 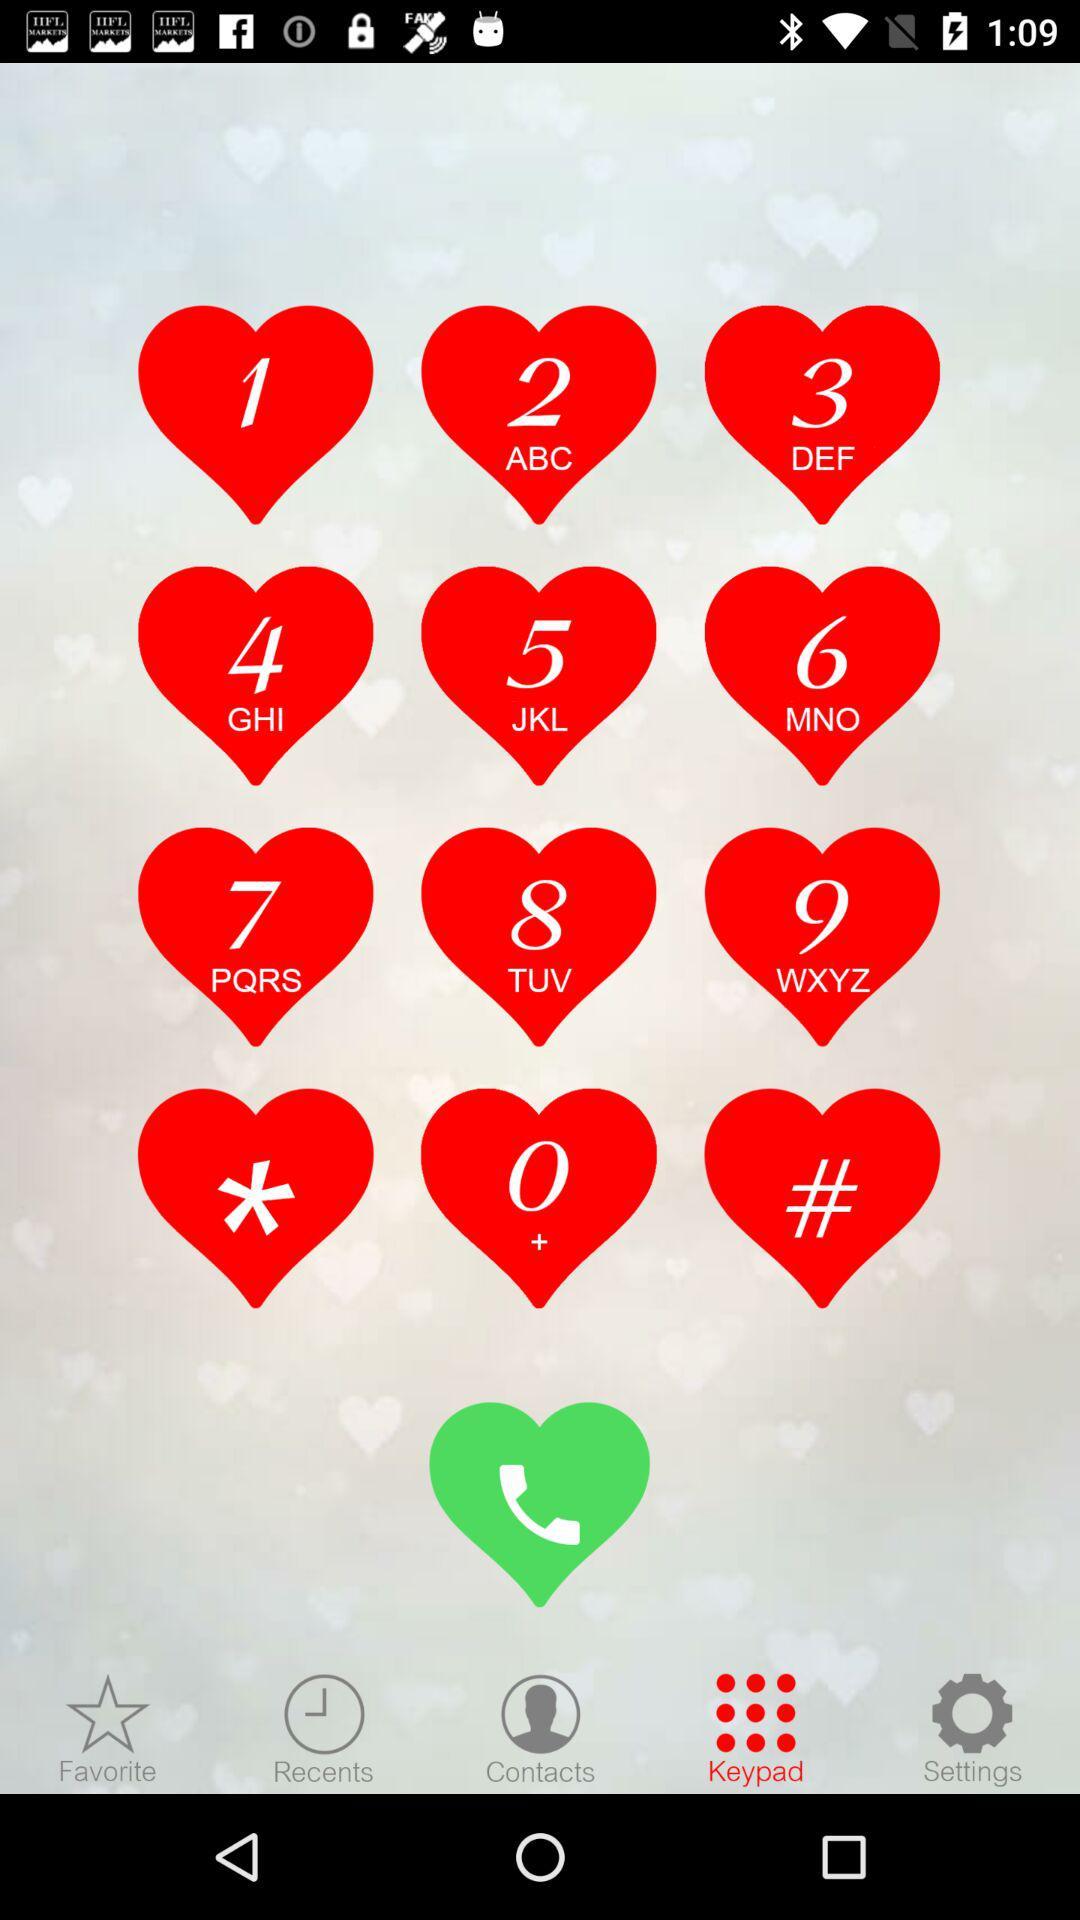 I want to click on press number 6, so click(x=822, y=675).